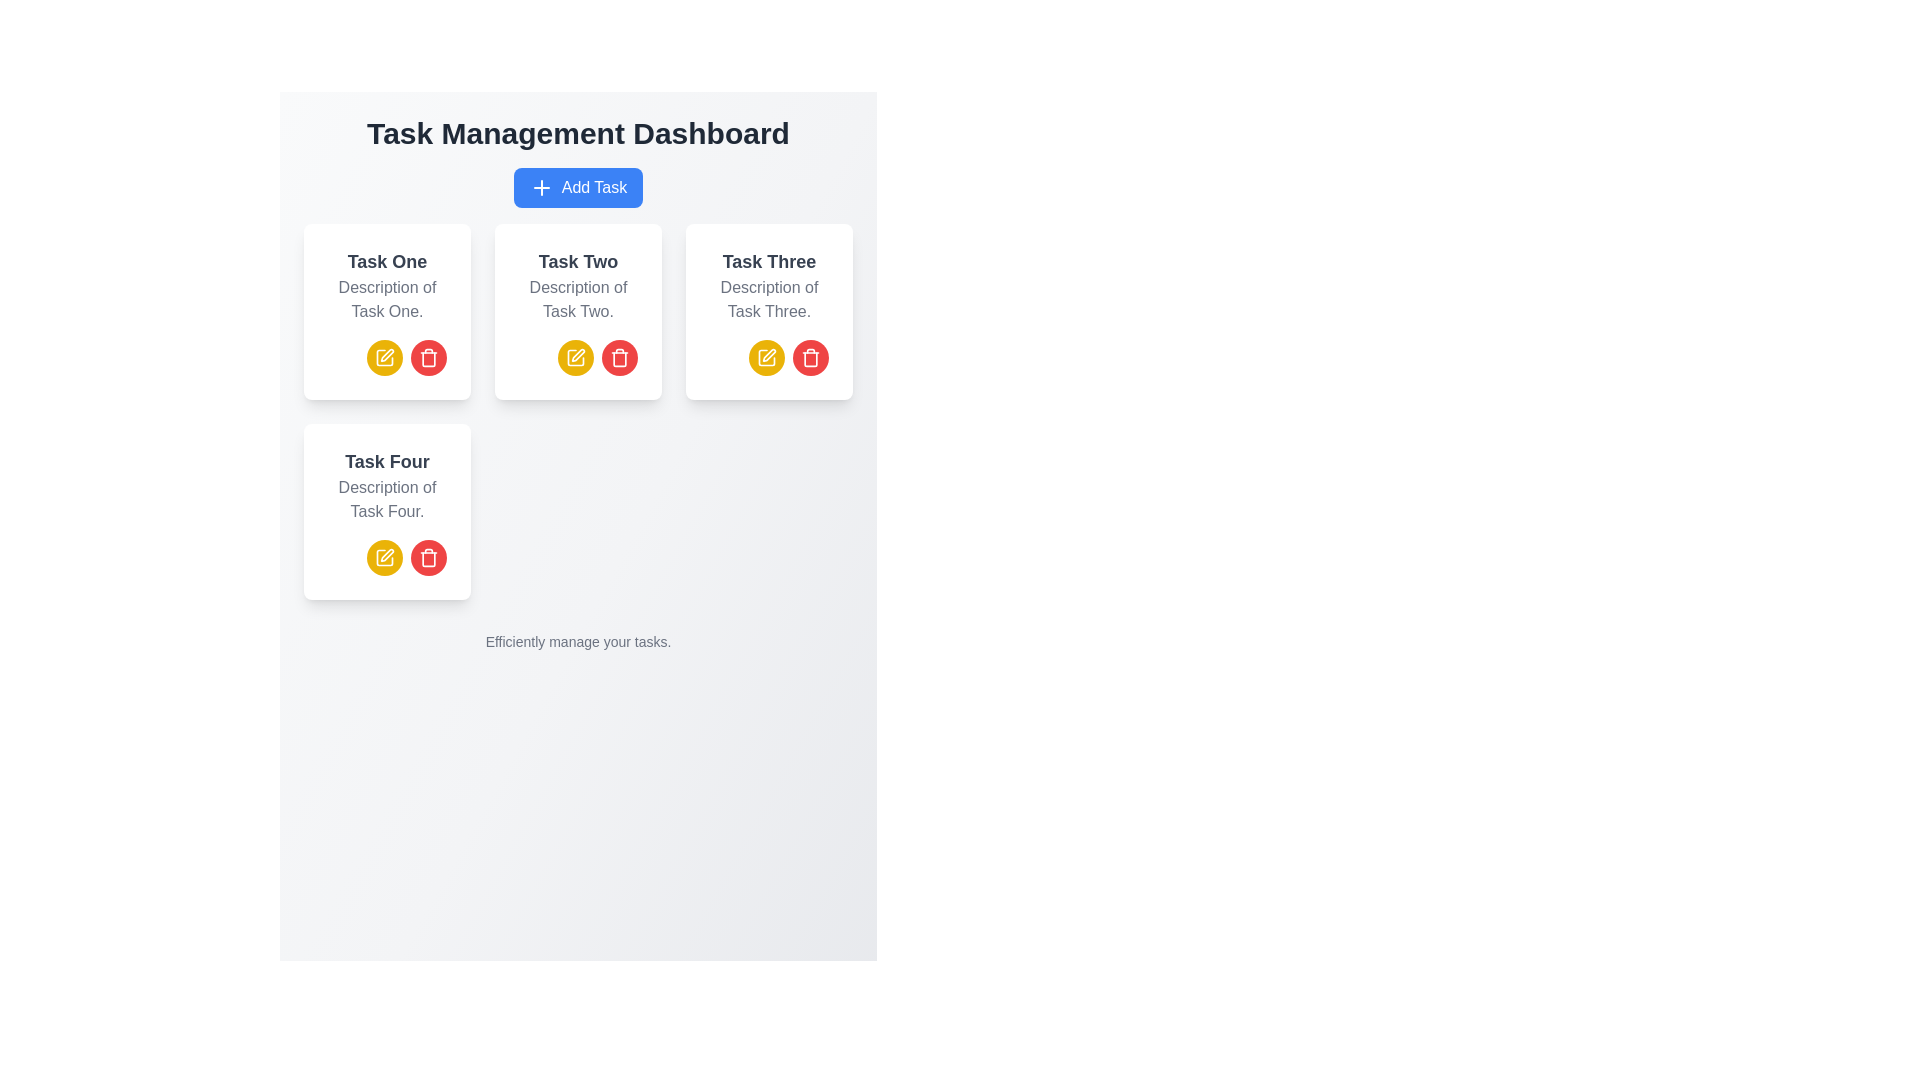 This screenshot has height=1080, width=1920. What do you see at coordinates (387, 312) in the screenshot?
I see `the yellow button on the first task card located in the top-left corner of the layout` at bounding box center [387, 312].